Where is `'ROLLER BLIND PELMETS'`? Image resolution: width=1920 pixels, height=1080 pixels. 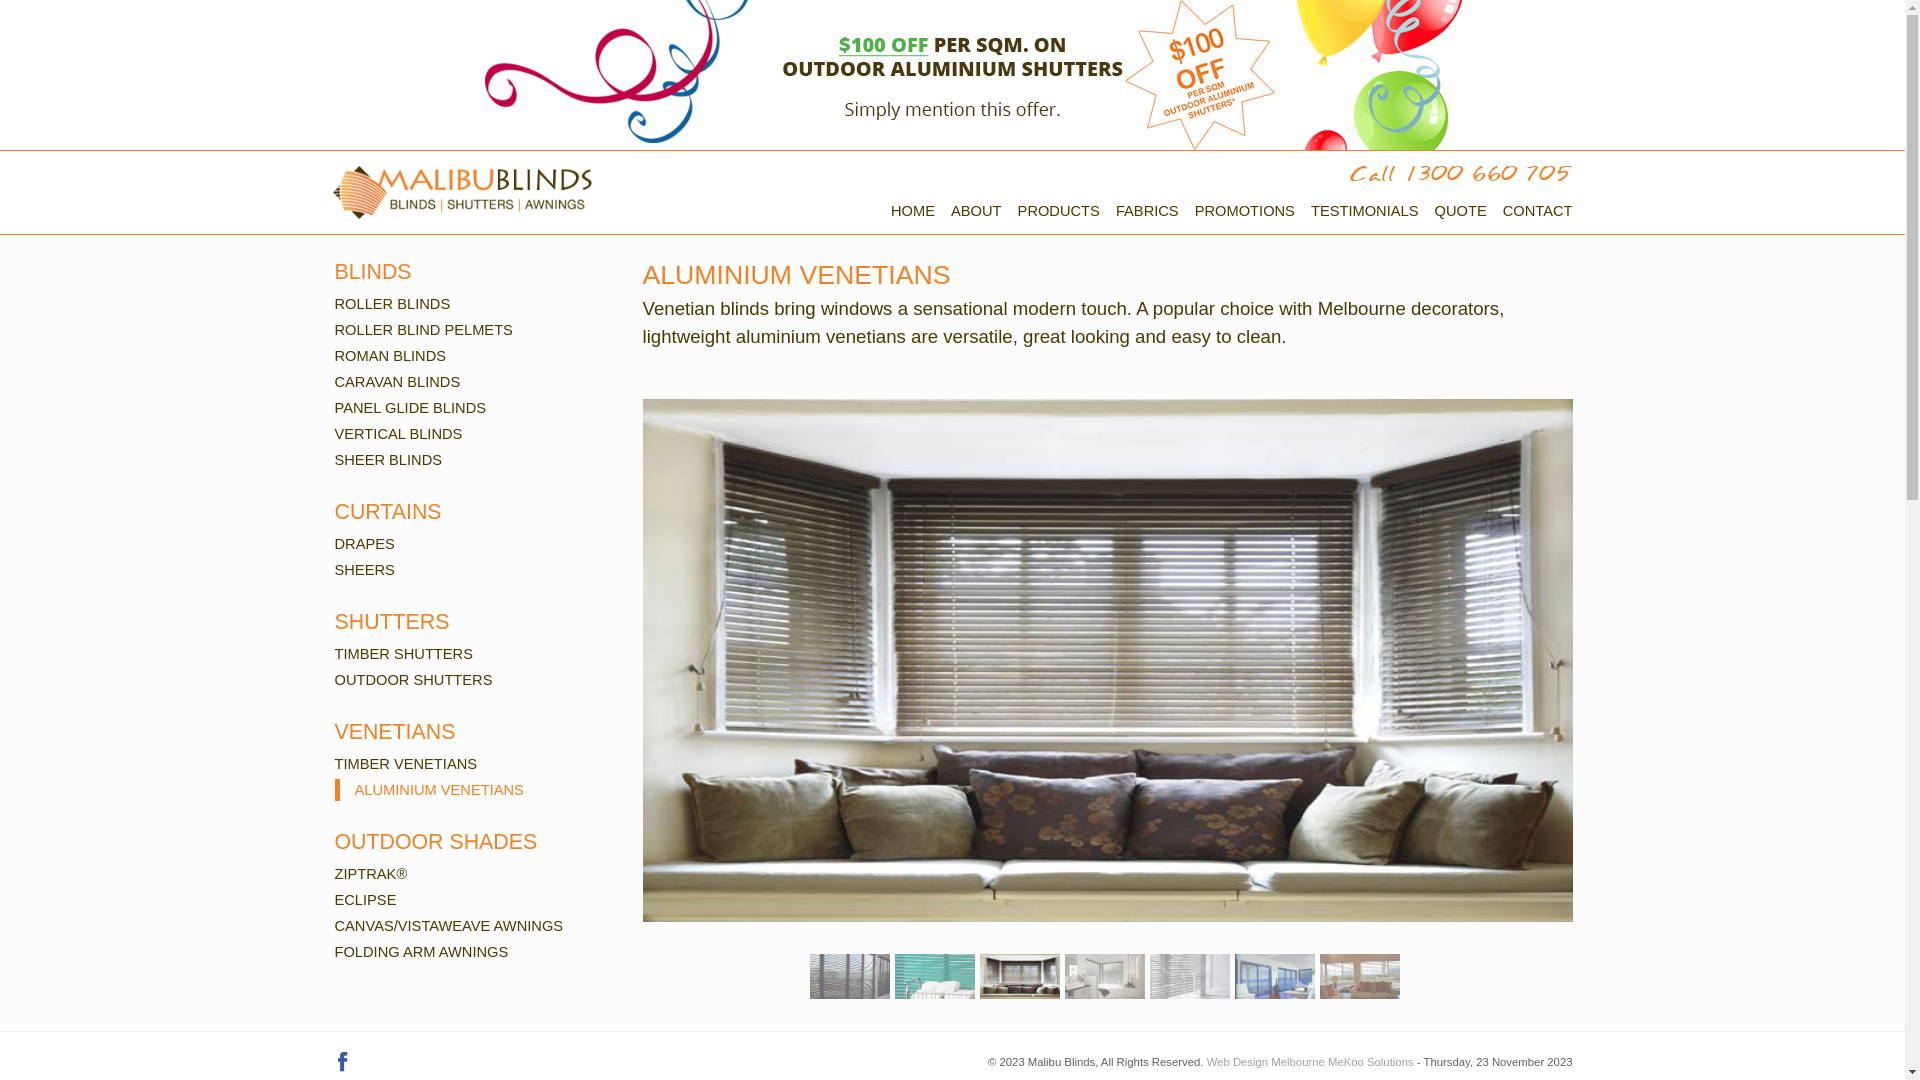 'ROLLER BLIND PELMETS' is located at coordinates (473, 329).